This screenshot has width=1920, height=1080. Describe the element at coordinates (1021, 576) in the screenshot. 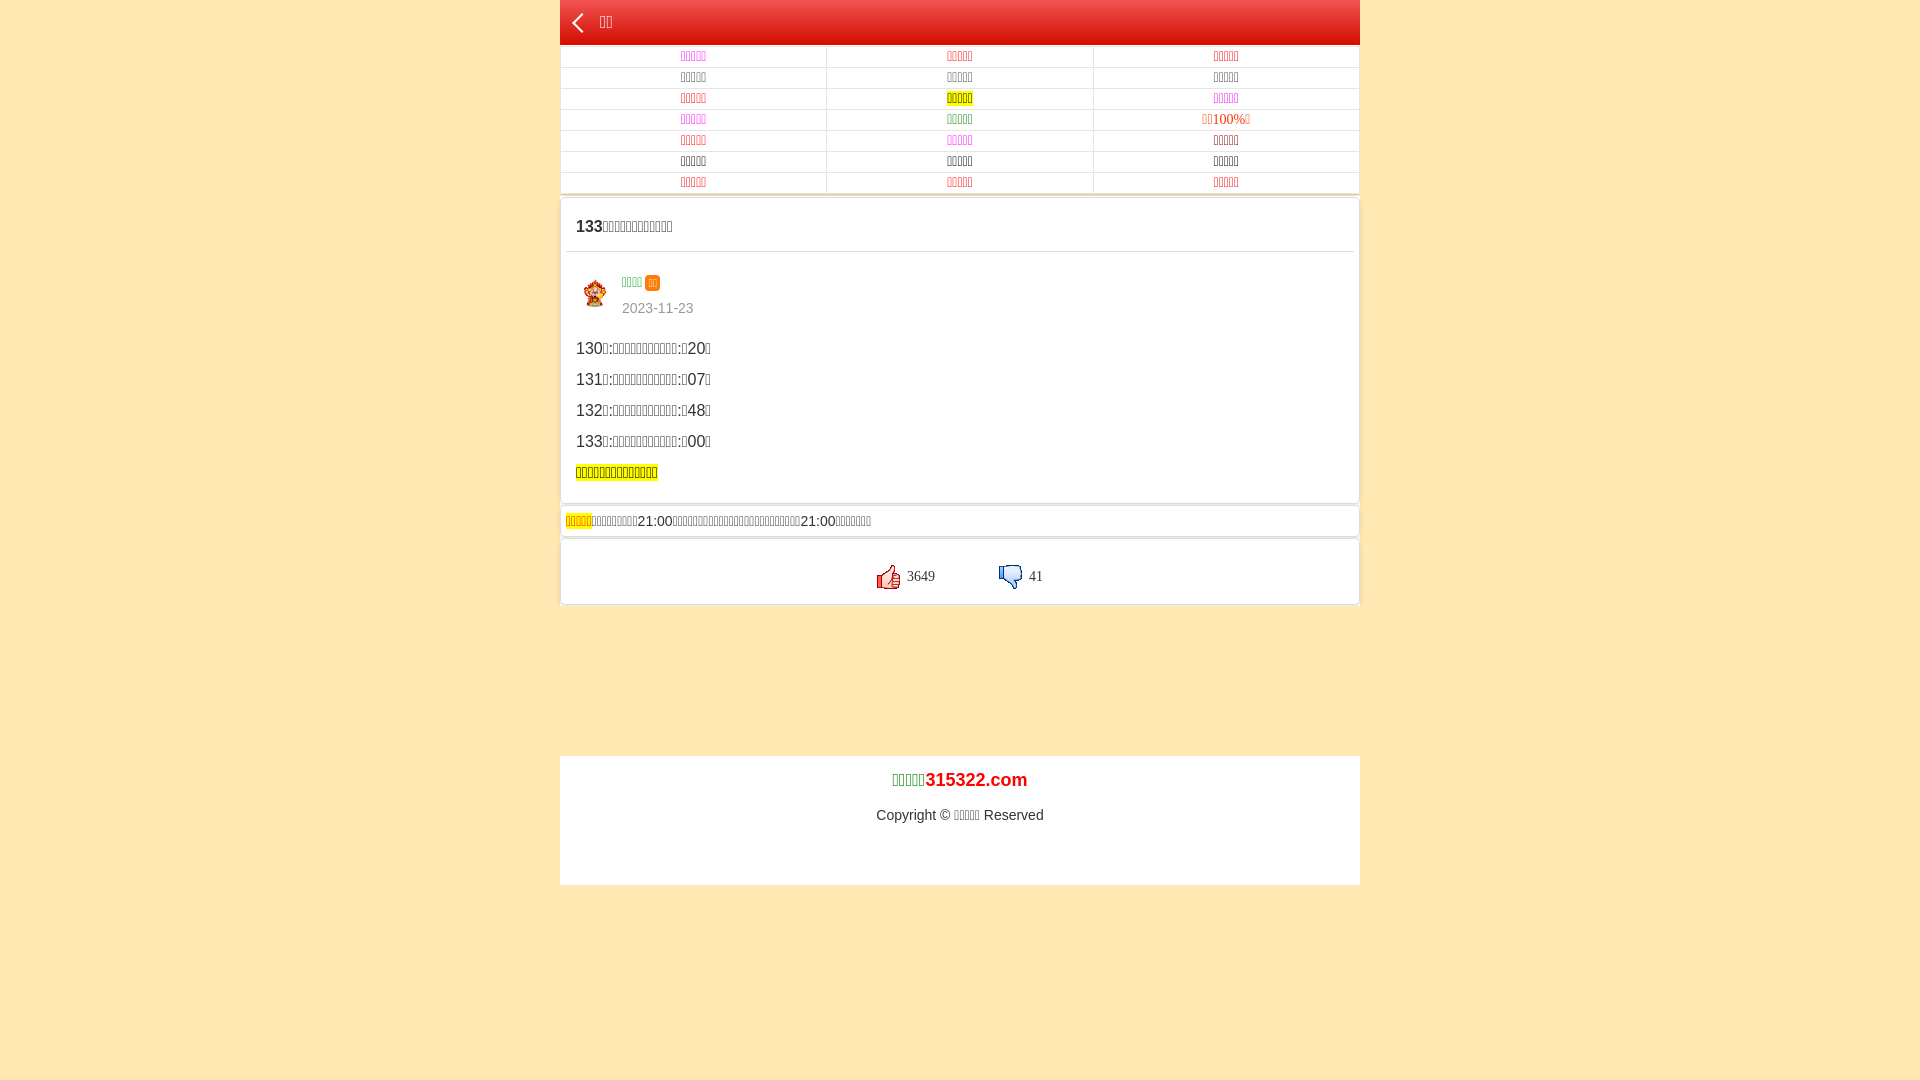

I see `'41'` at that location.